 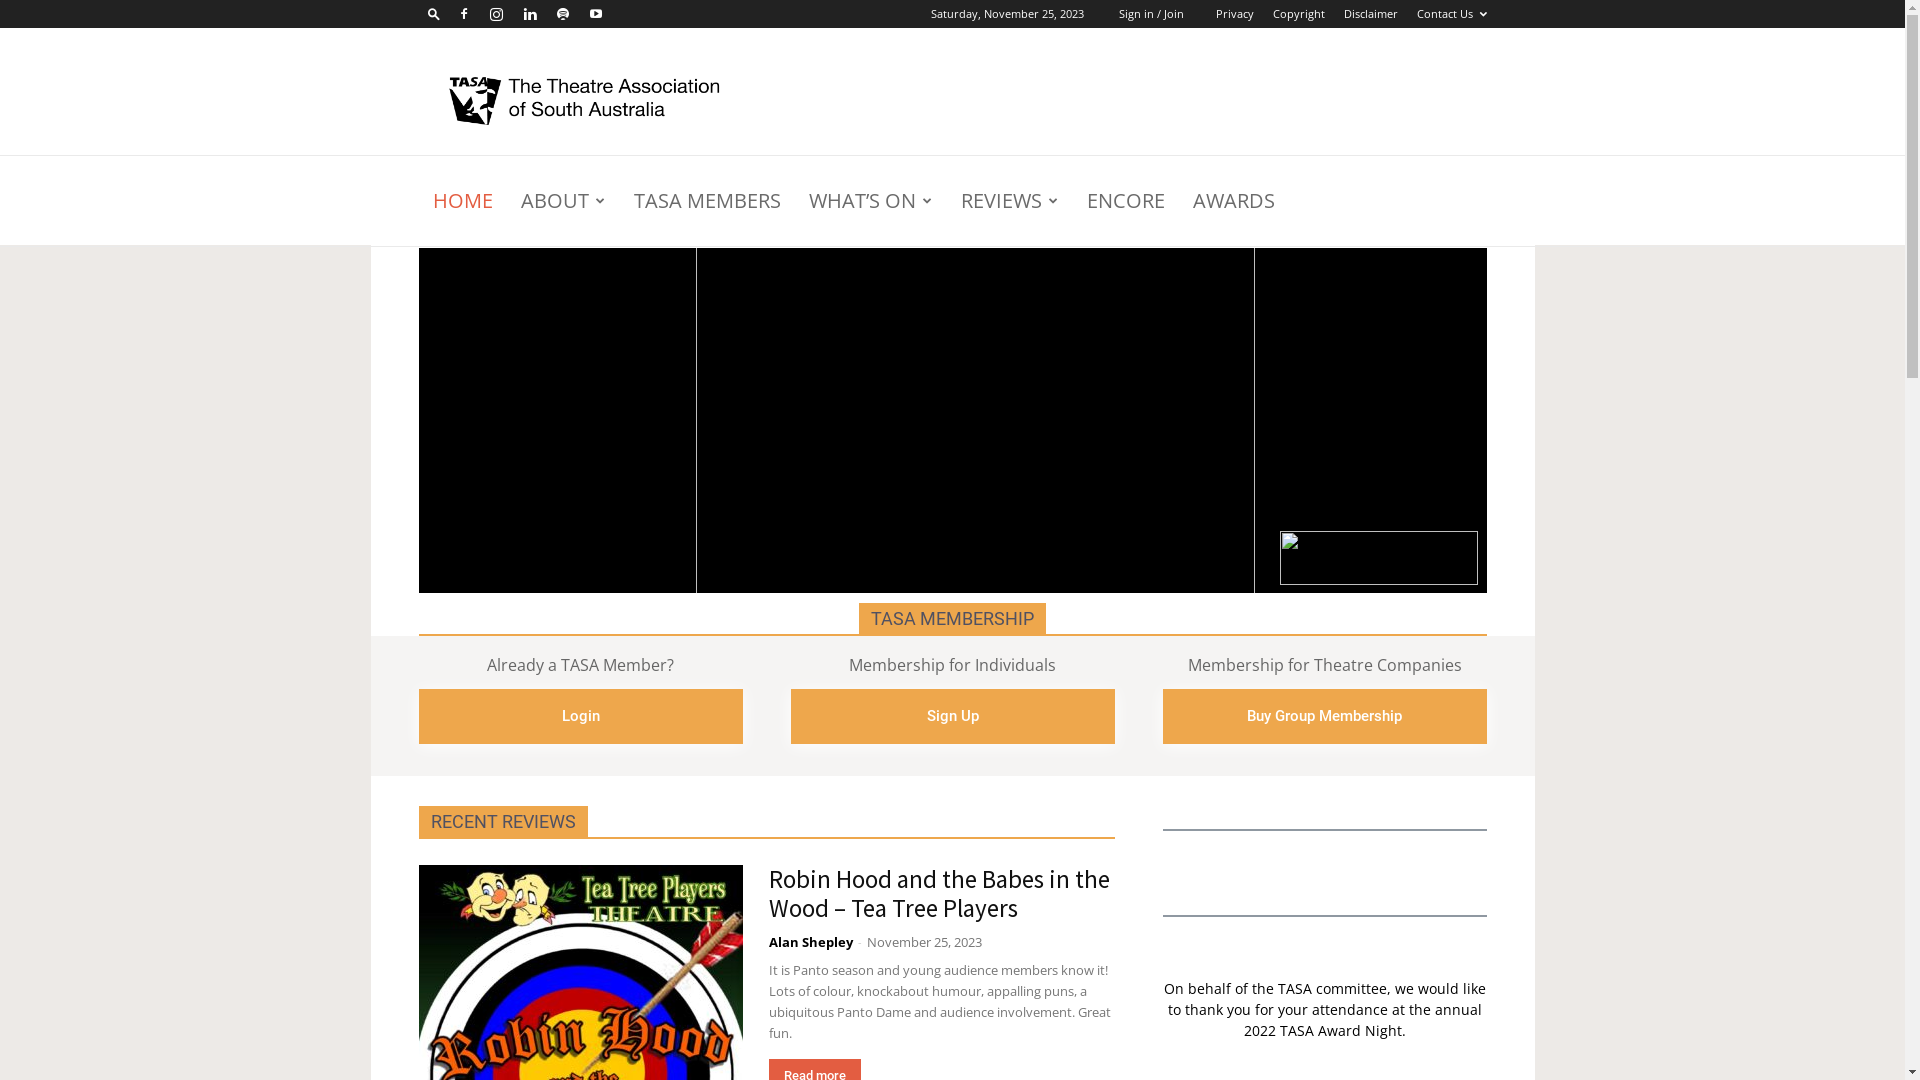 What do you see at coordinates (1450, 13) in the screenshot?
I see `'Contact Us'` at bounding box center [1450, 13].